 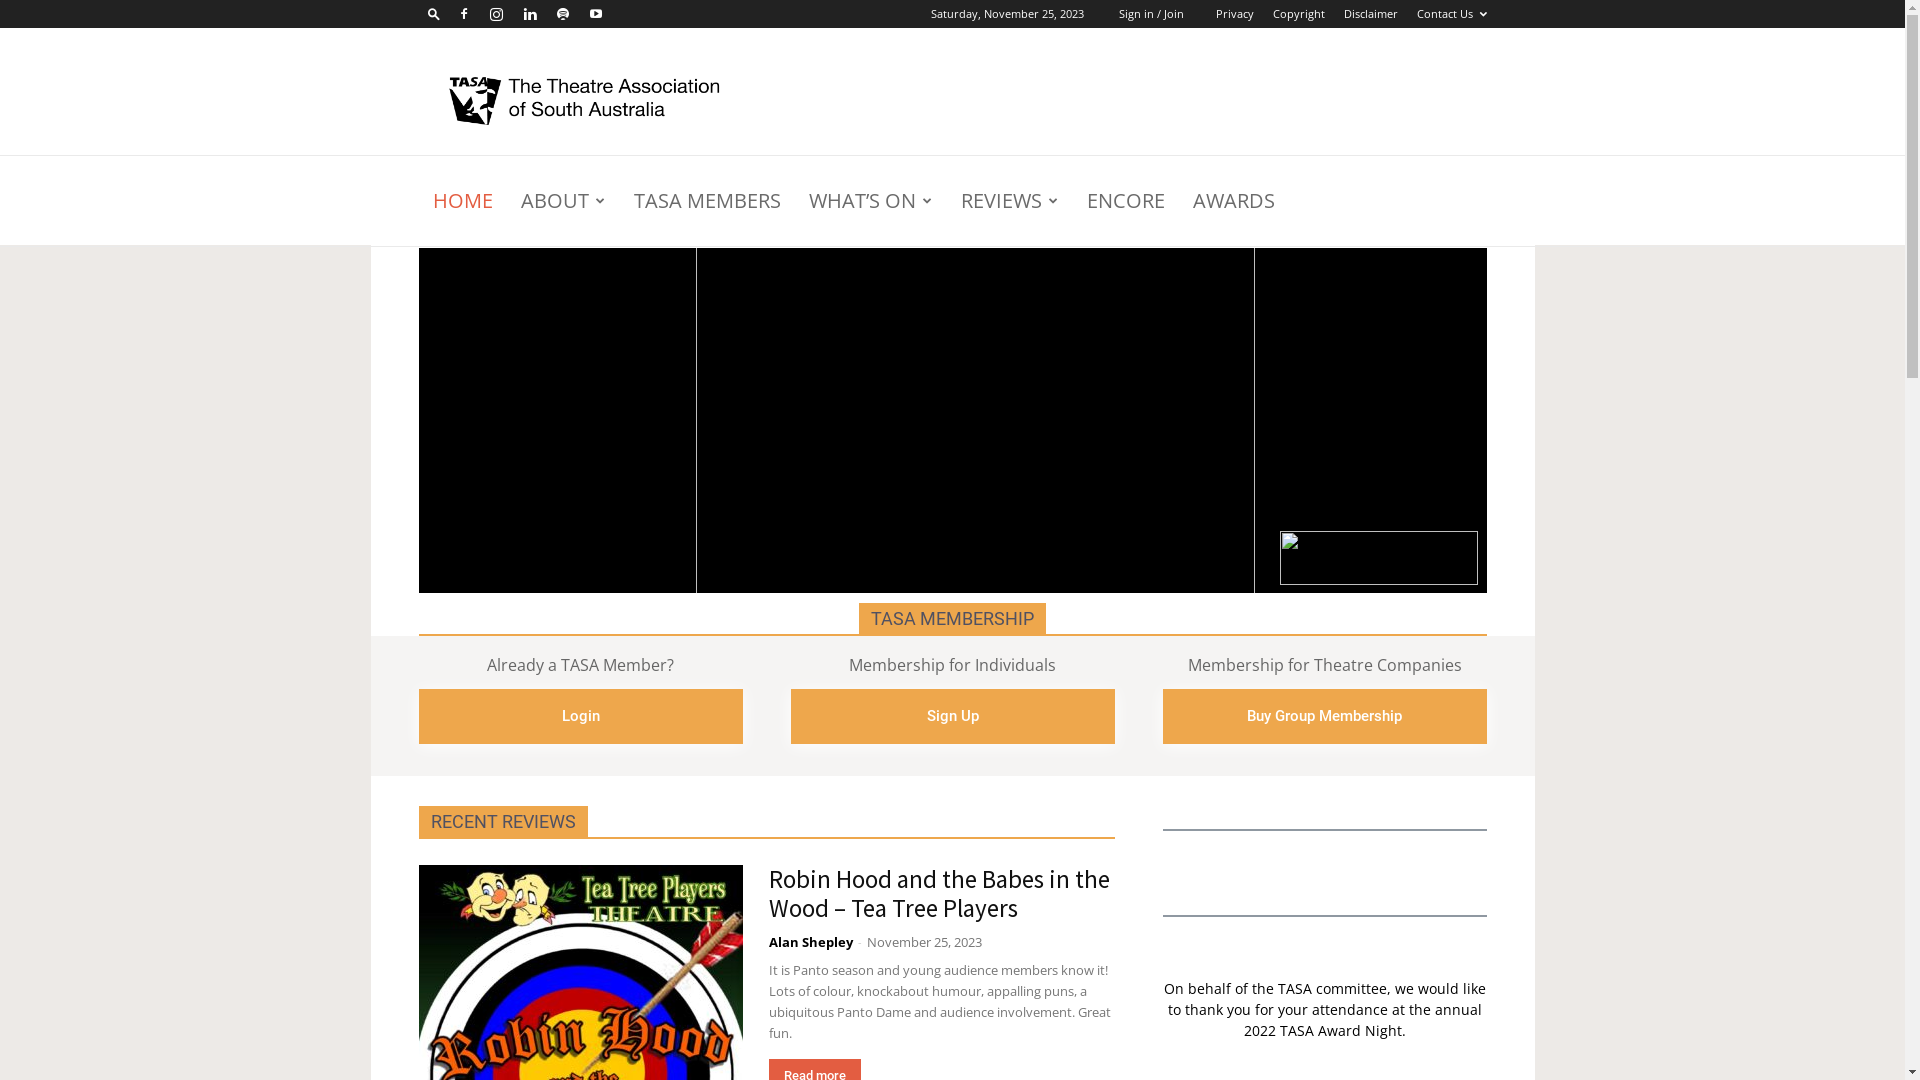 What do you see at coordinates (1450, 13) in the screenshot?
I see `'Contact Us'` at bounding box center [1450, 13].